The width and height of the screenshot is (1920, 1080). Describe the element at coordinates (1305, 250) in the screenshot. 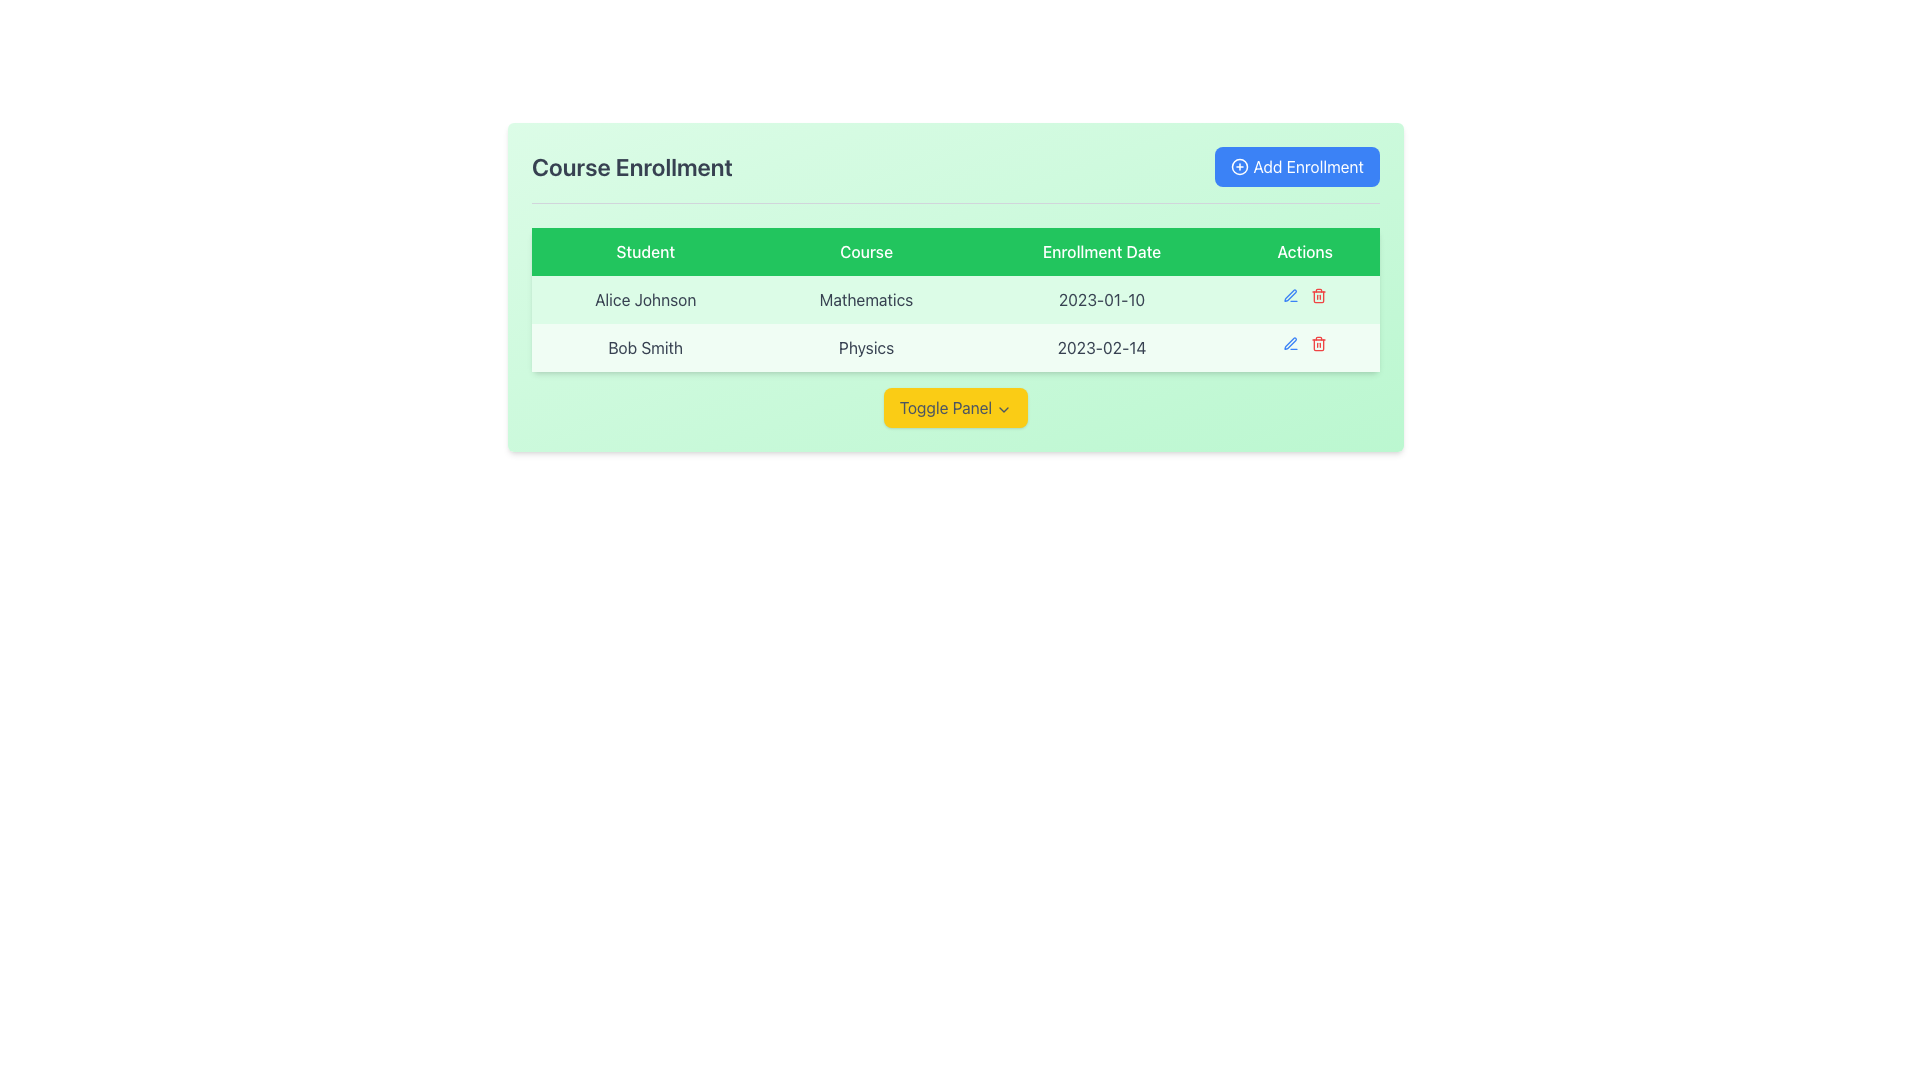

I see `the 'Actions' column header cell located at the far right of the header row in the table to sort or interact with the column` at that location.